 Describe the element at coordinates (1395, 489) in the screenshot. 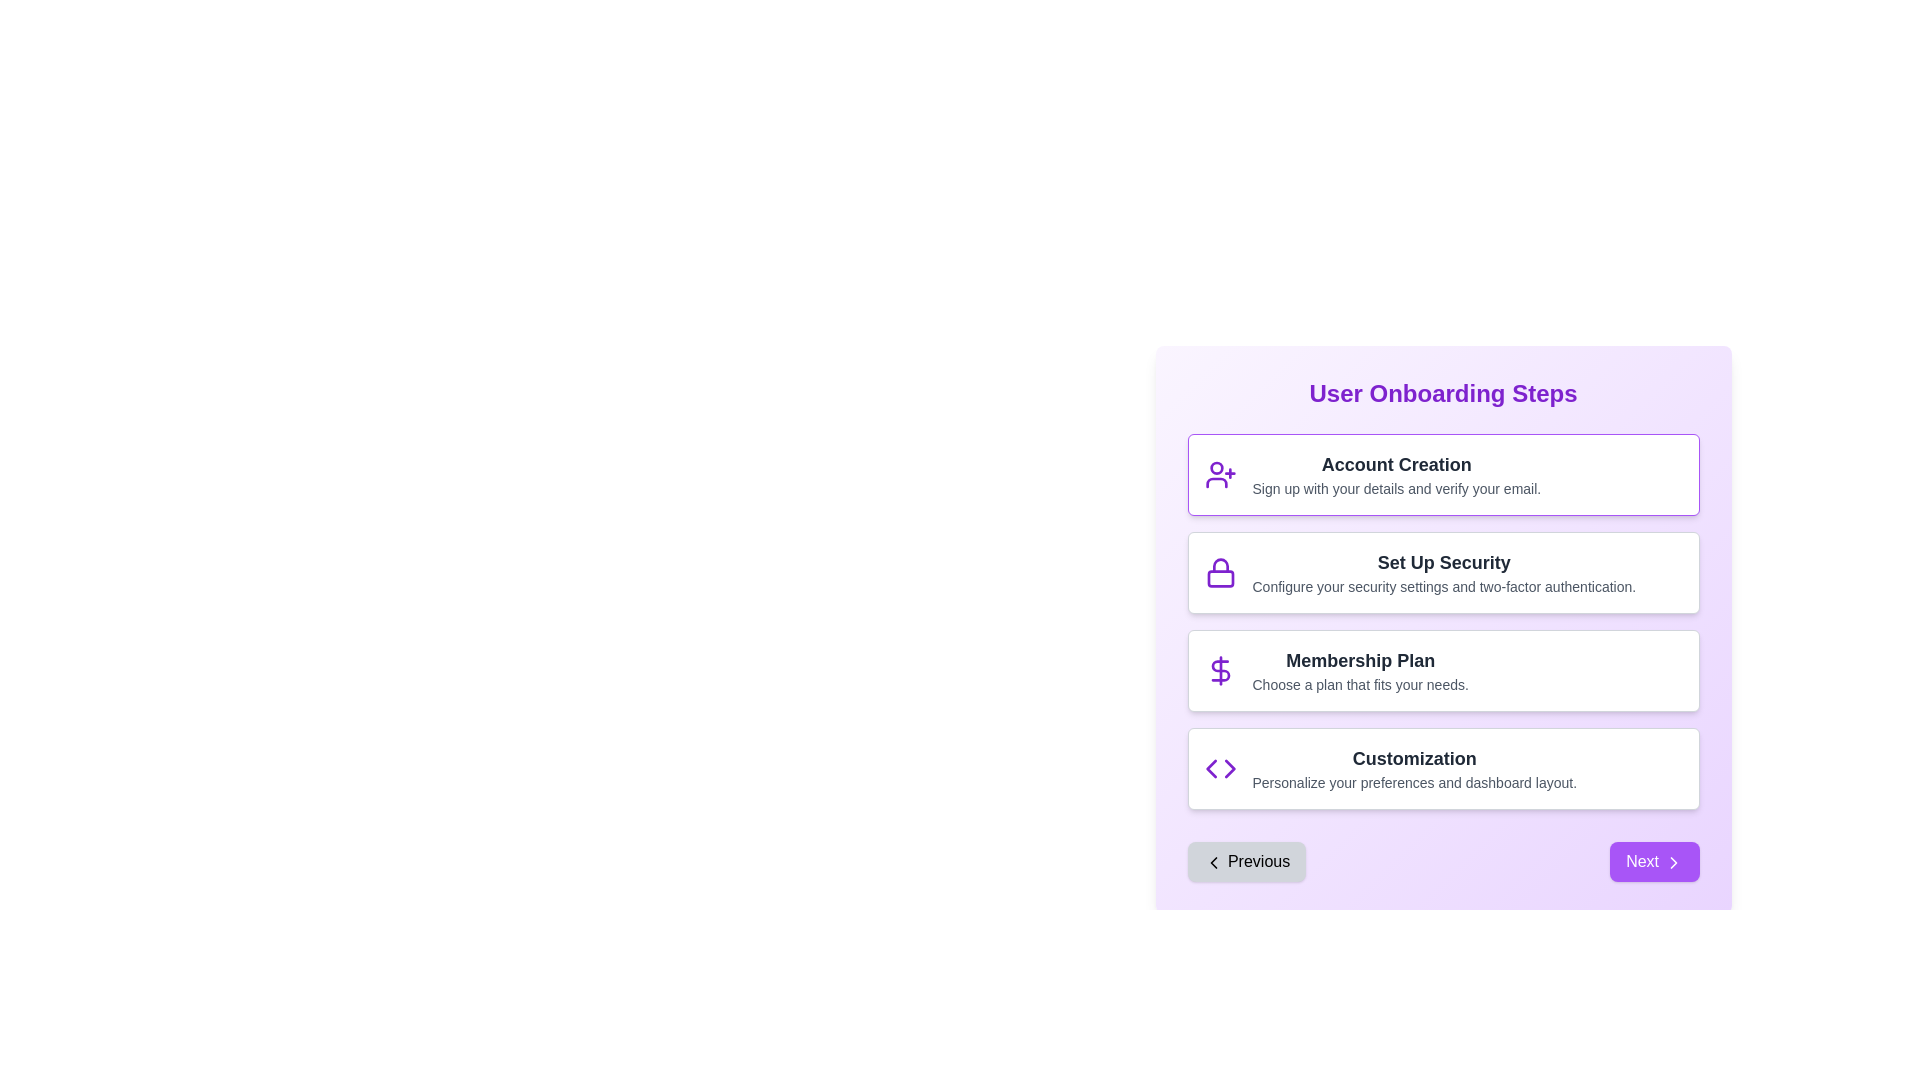

I see `static text label that instructs users to 'Sign up with your details and verify your email.' located below the 'Account Creation' heading in the user onboarding steps panel` at that location.